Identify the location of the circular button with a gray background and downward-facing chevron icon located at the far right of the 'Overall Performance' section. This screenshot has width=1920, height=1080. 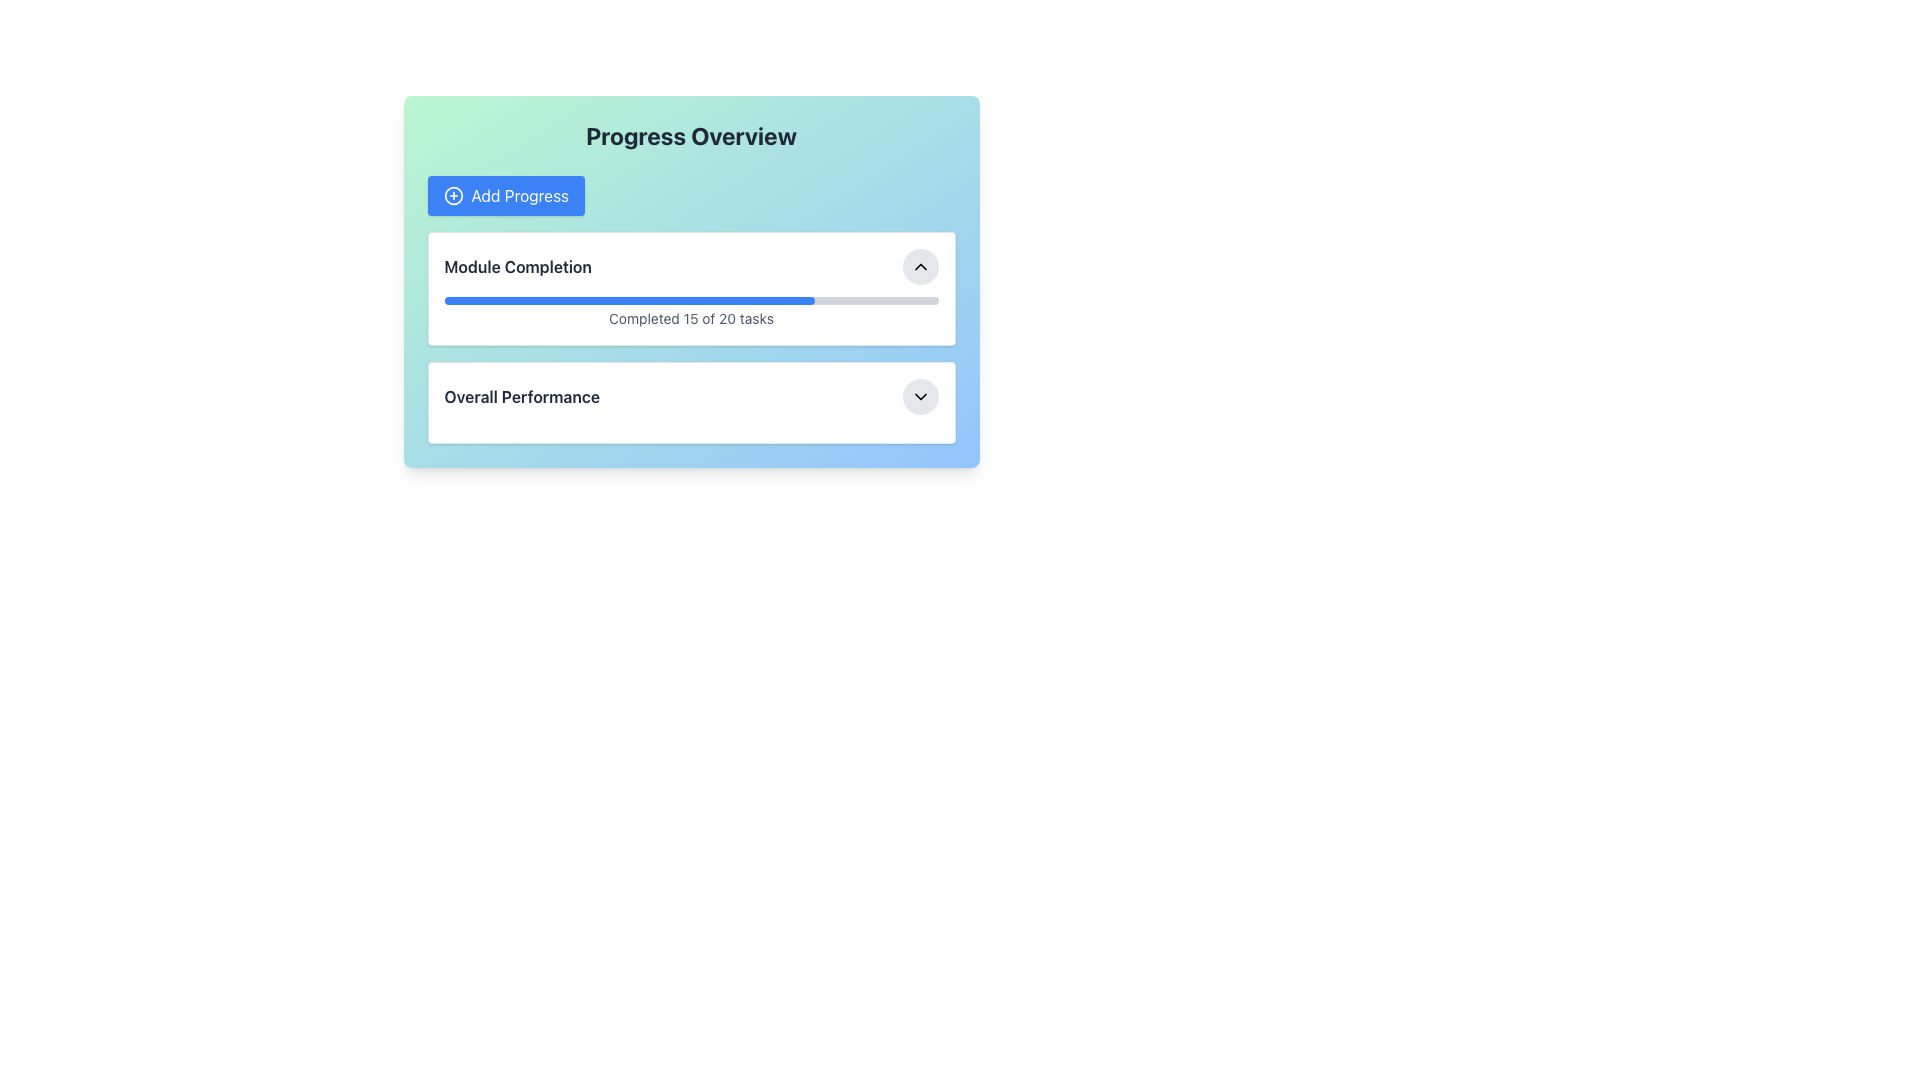
(919, 397).